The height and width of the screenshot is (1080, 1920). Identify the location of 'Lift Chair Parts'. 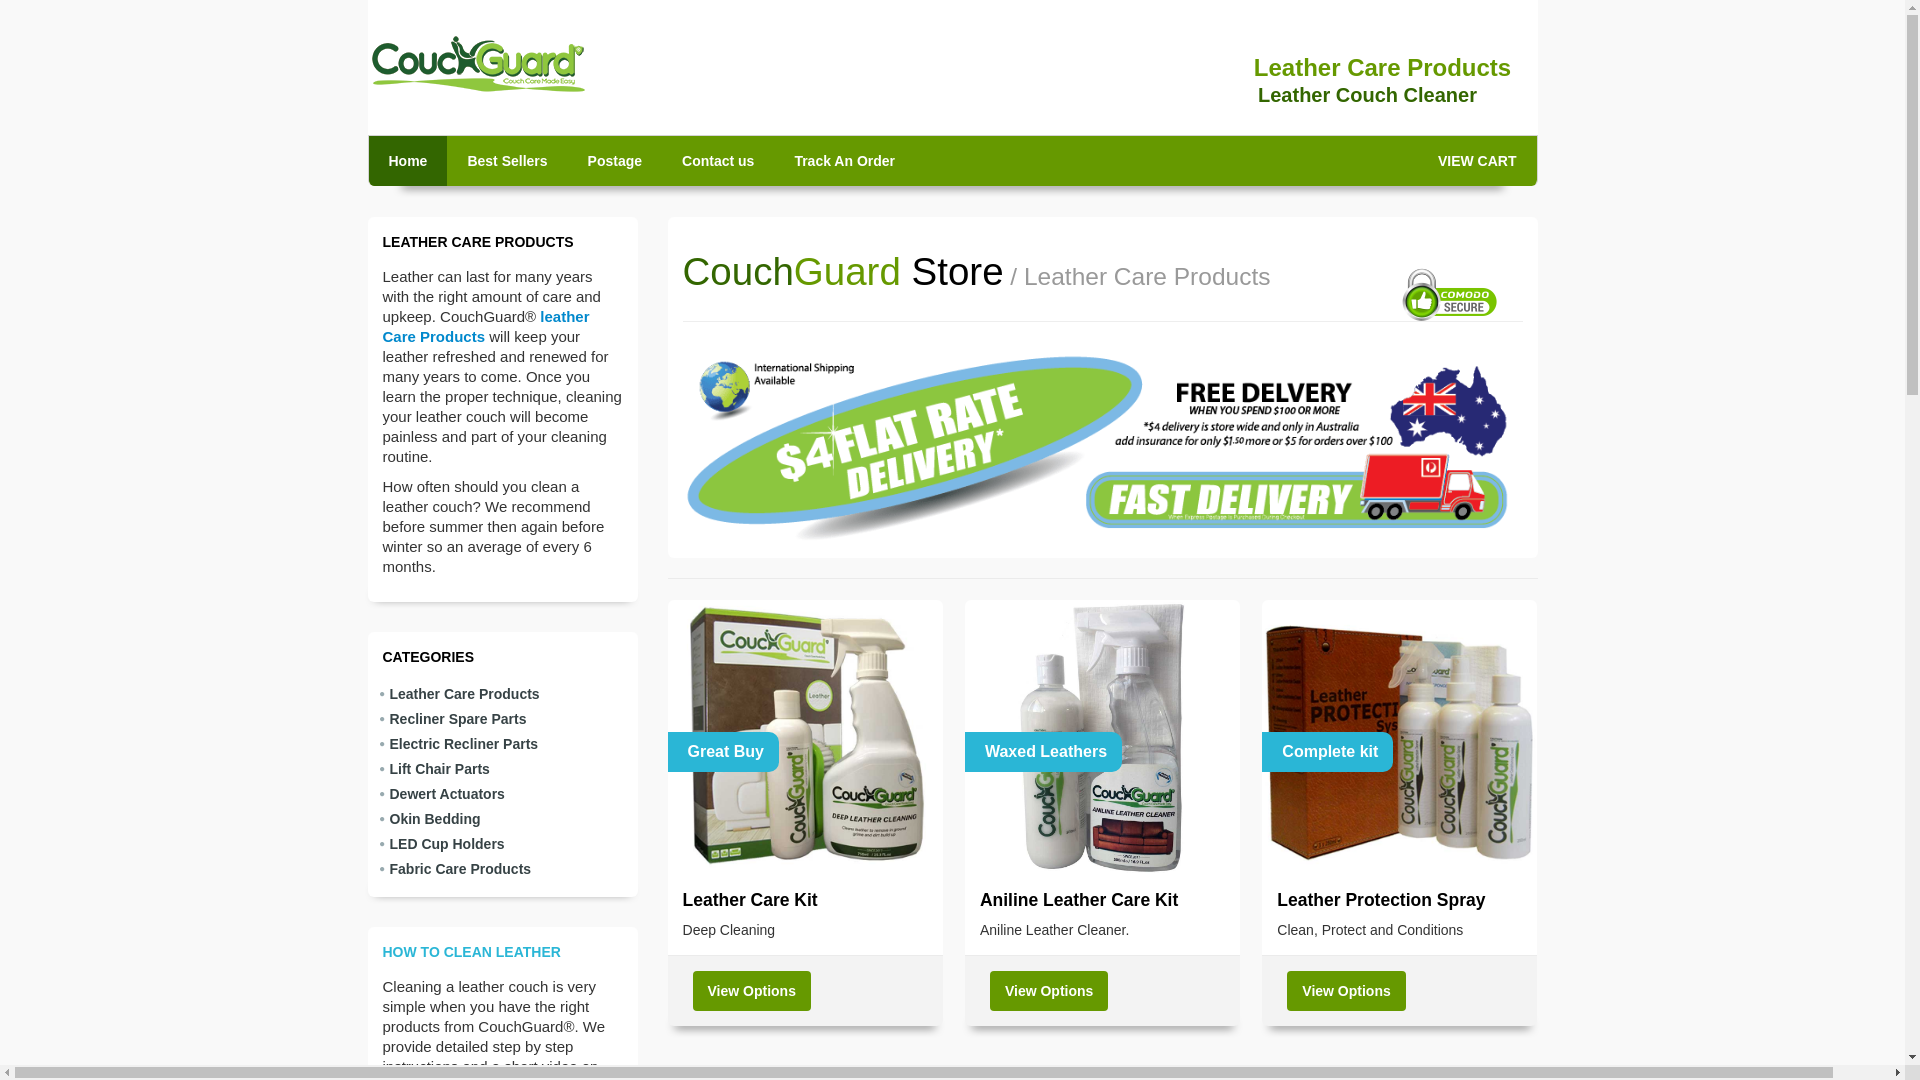
(389, 768).